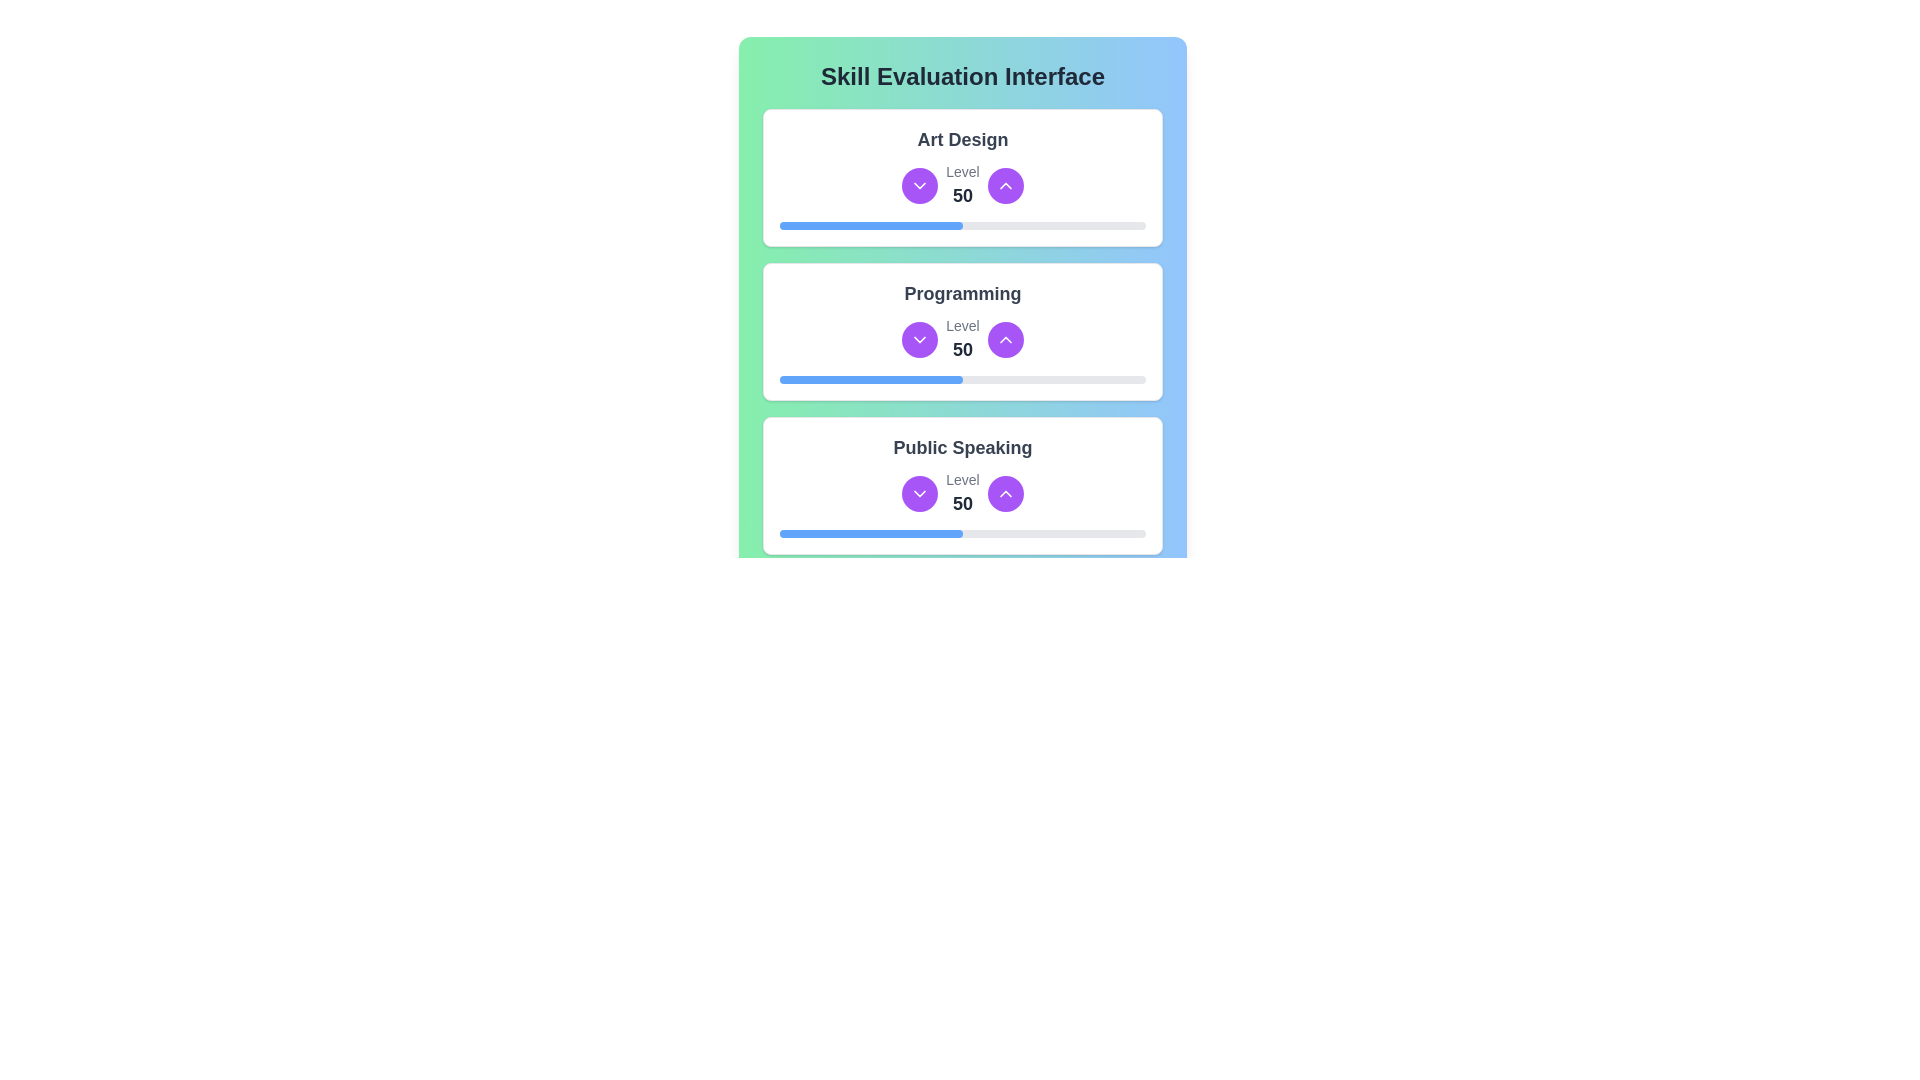  What do you see at coordinates (963, 532) in the screenshot?
I see `the horizontal progress bar located at the bottom of the 'Public Speaking' skill card, which has a light gray background and a blue fill representing half progress` at bounding box center [963, 532].